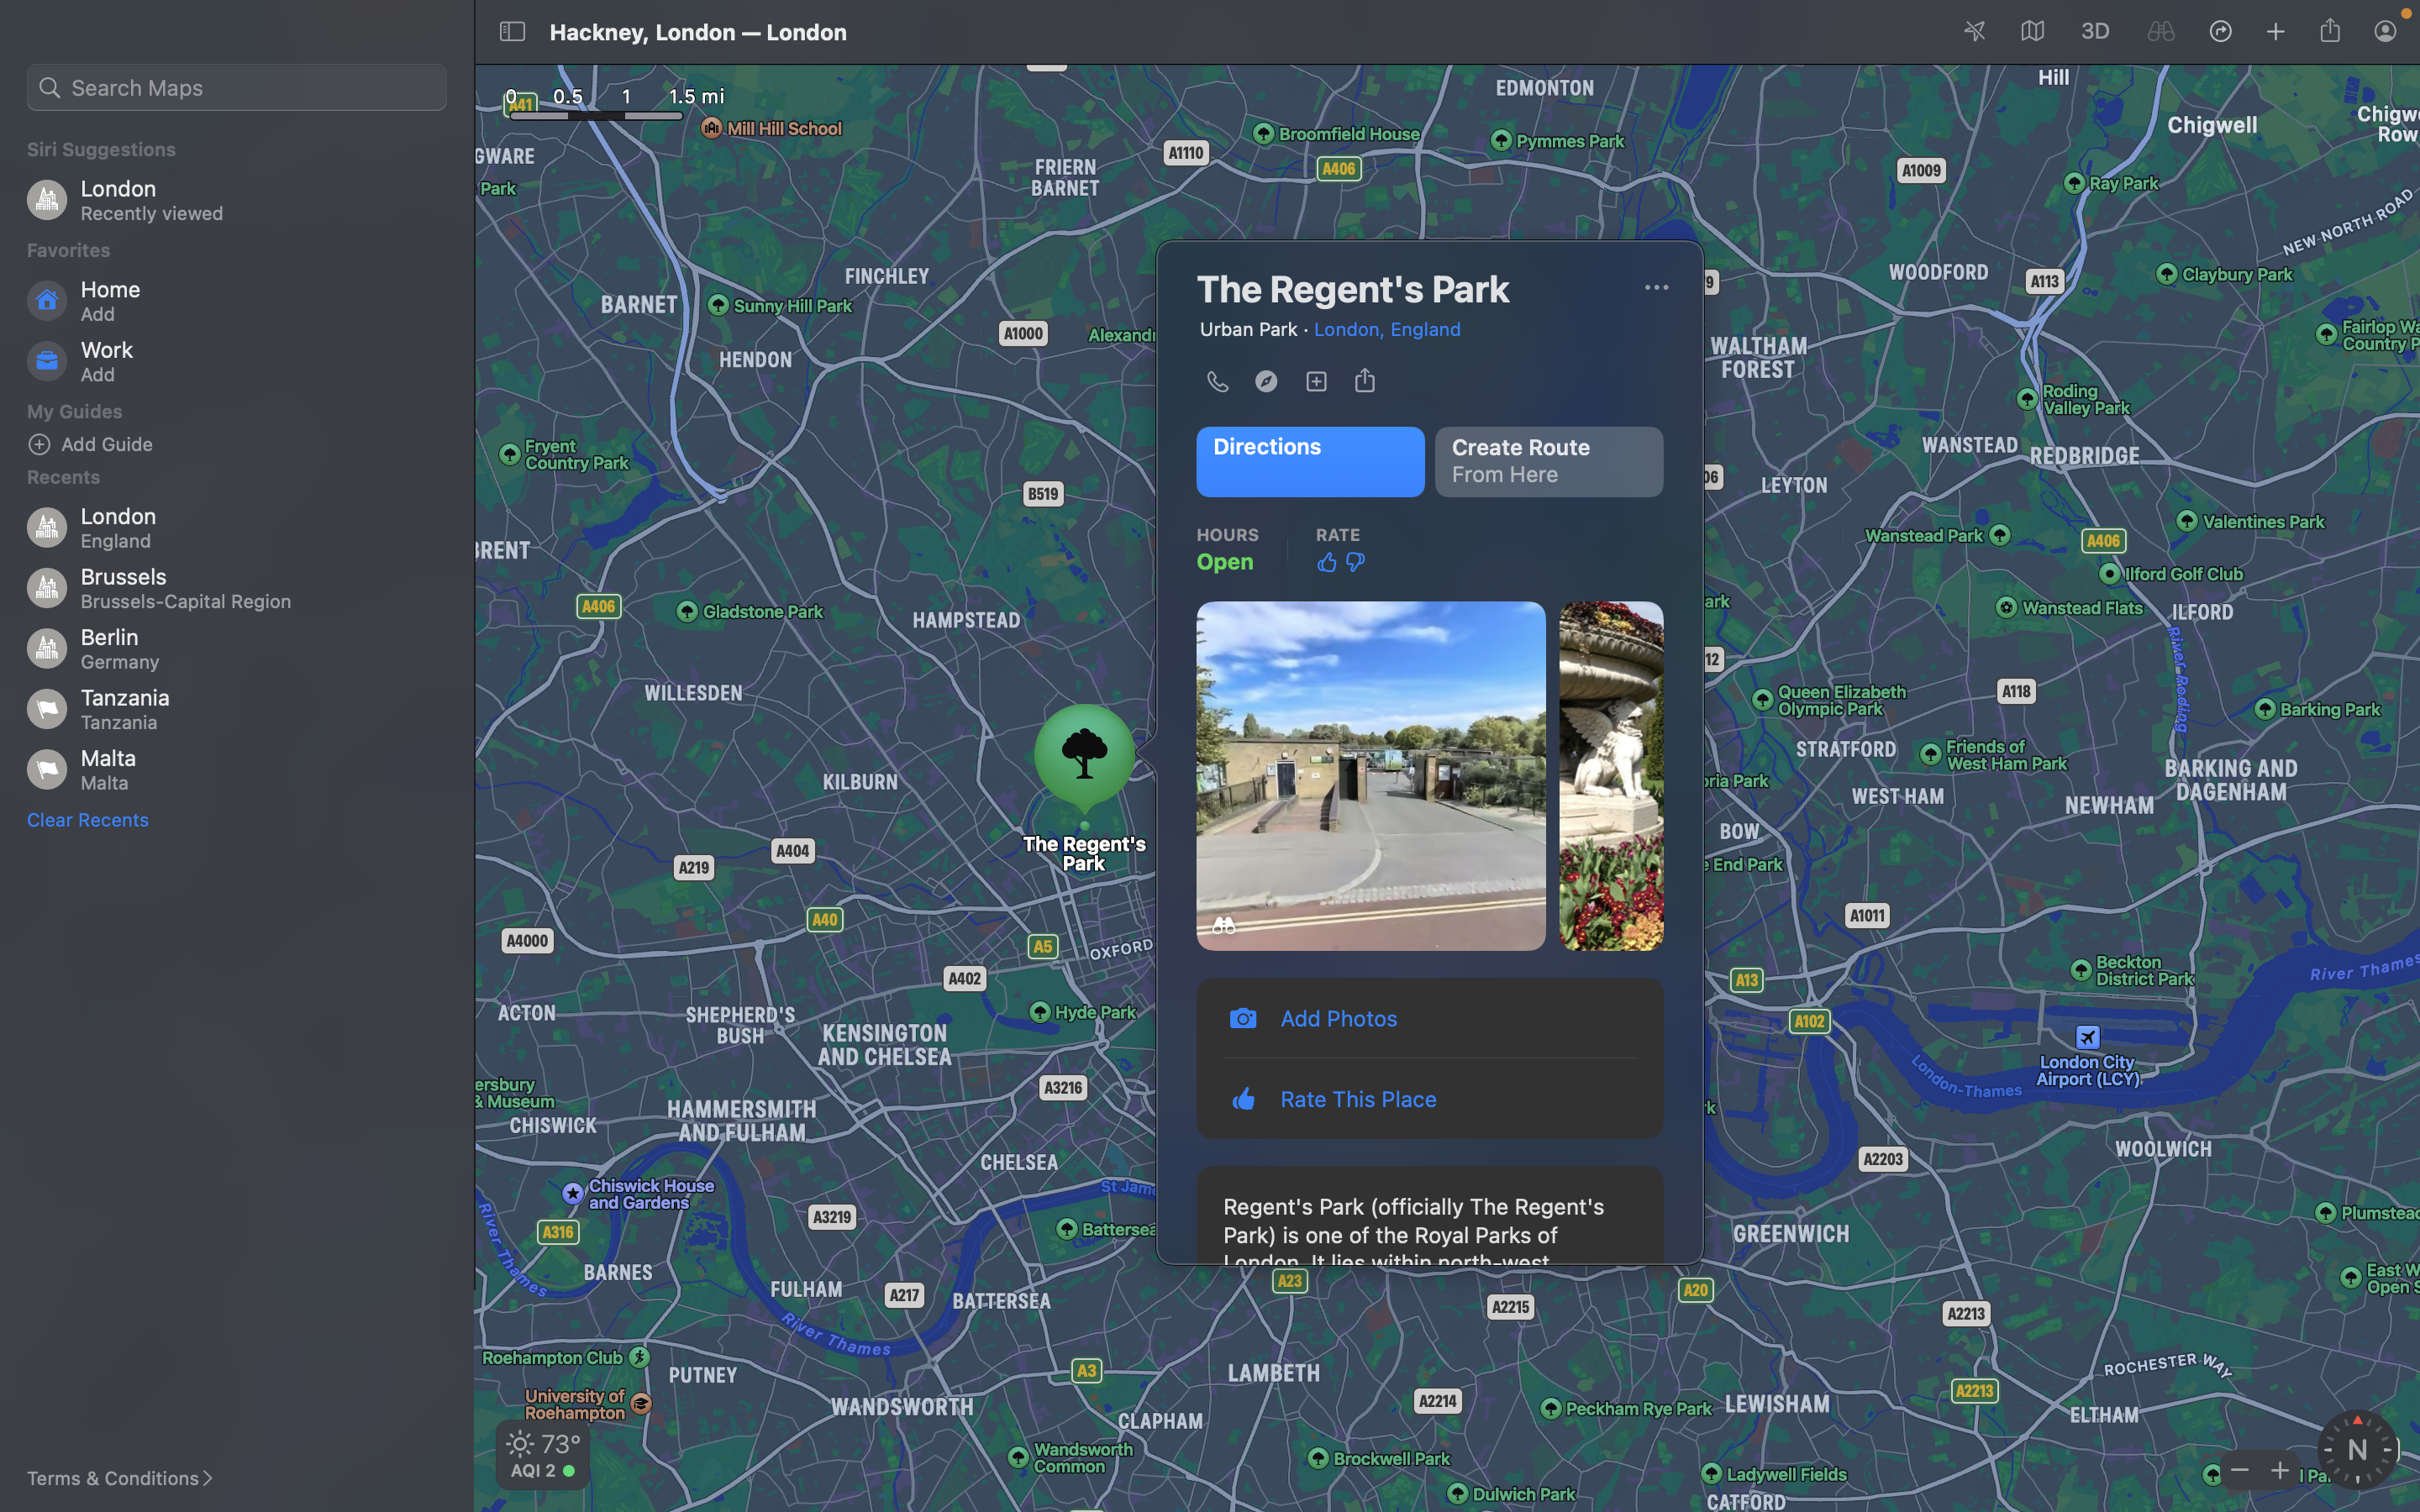  What do you see at coordinates (1655, 287) in the screenshot?
I see `Share the place with a friend by clicking on the "more options" button and selecting "share"` at bounding box center [1655, 287].